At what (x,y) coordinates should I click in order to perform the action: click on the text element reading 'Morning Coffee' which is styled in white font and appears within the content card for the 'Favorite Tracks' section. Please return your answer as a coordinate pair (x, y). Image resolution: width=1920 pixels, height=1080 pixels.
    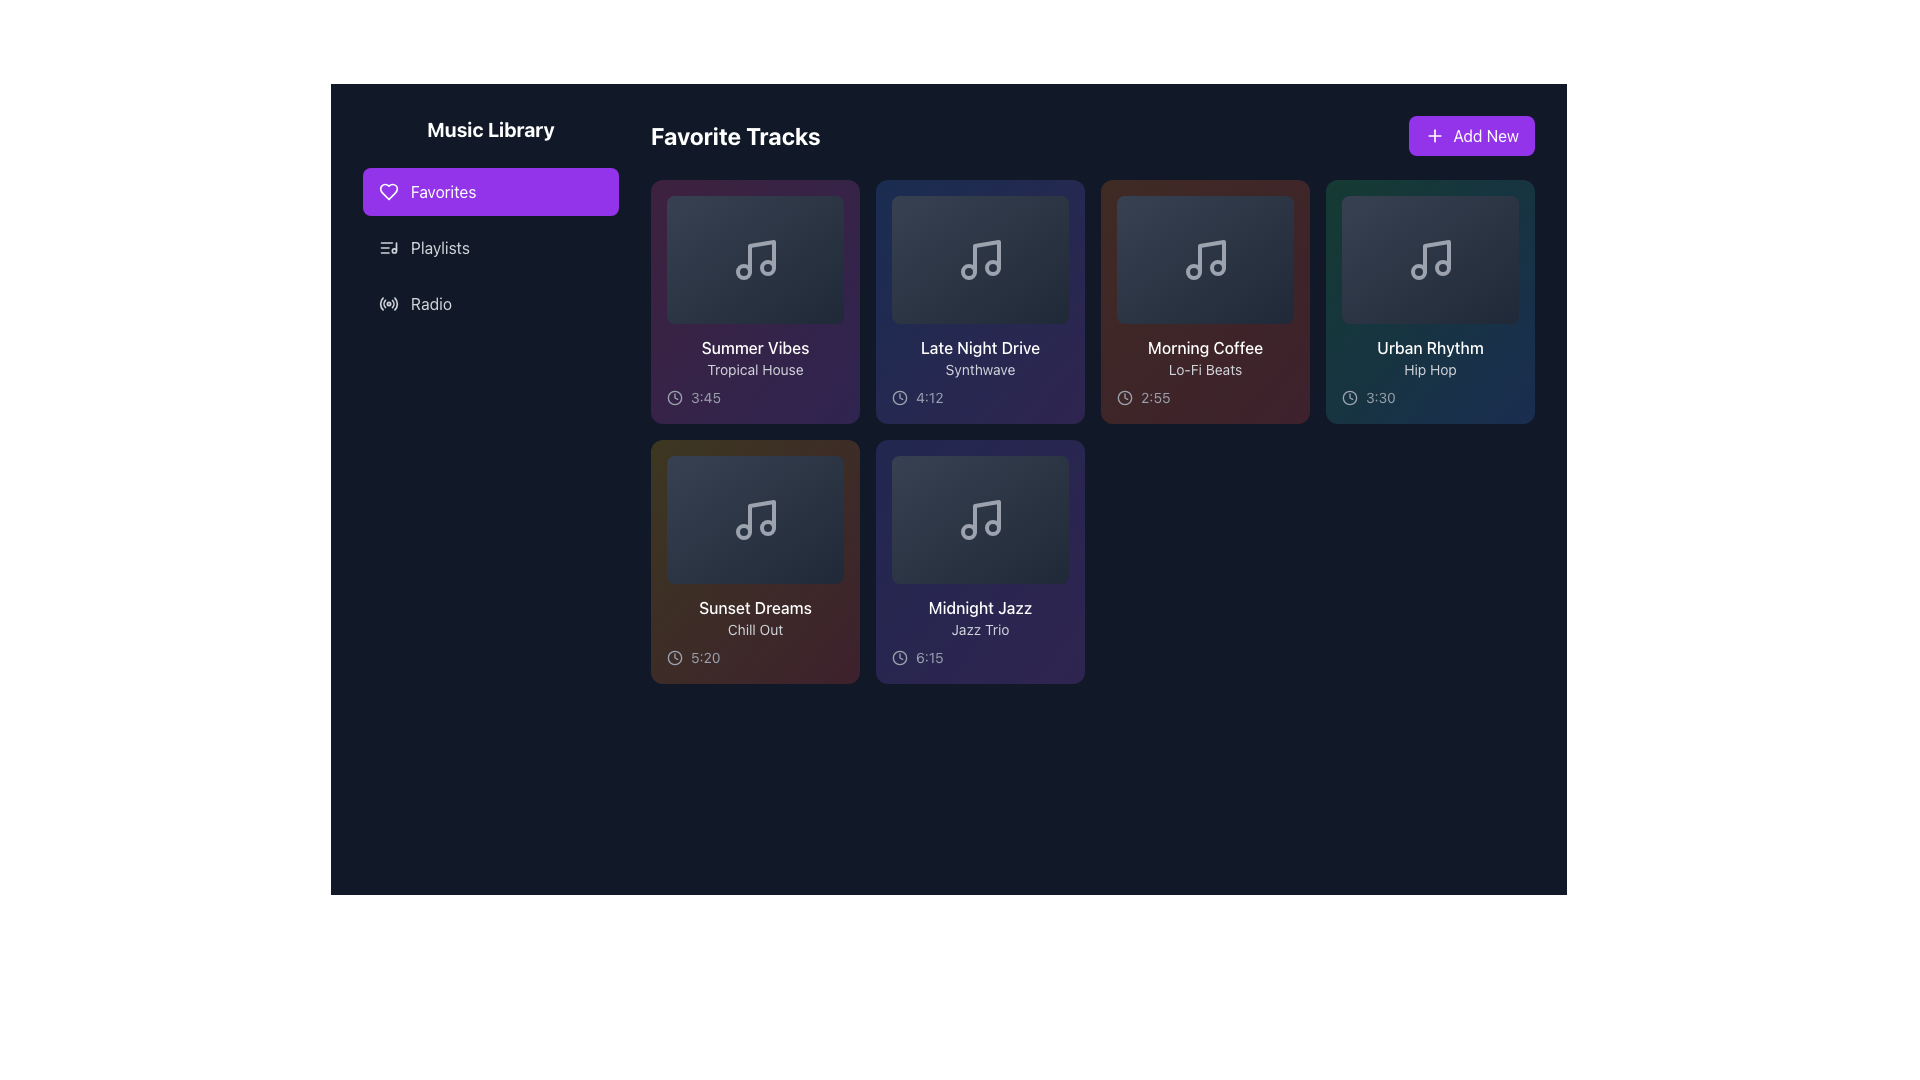
    Looking at the image, I should click on (1204, 346).